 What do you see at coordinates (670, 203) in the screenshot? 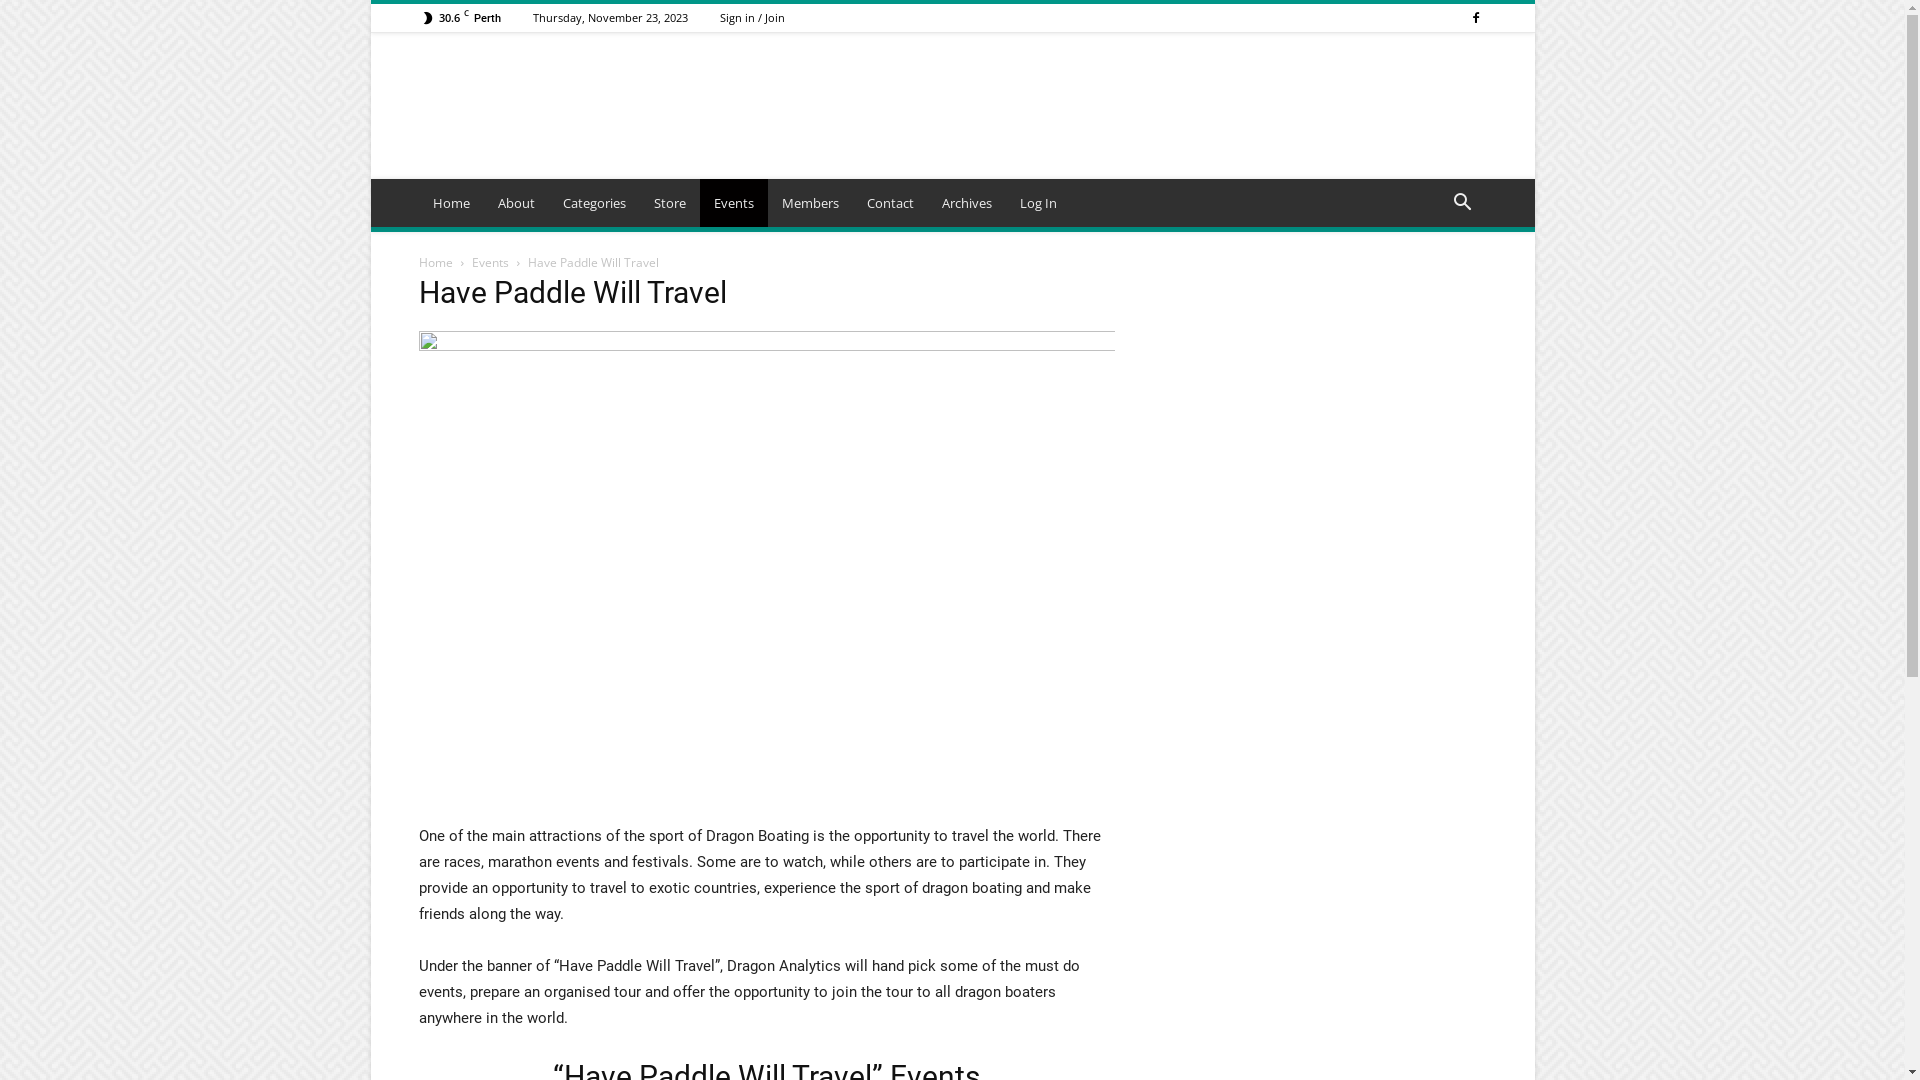
I see `'Store'` at bounding box center [670, 203].